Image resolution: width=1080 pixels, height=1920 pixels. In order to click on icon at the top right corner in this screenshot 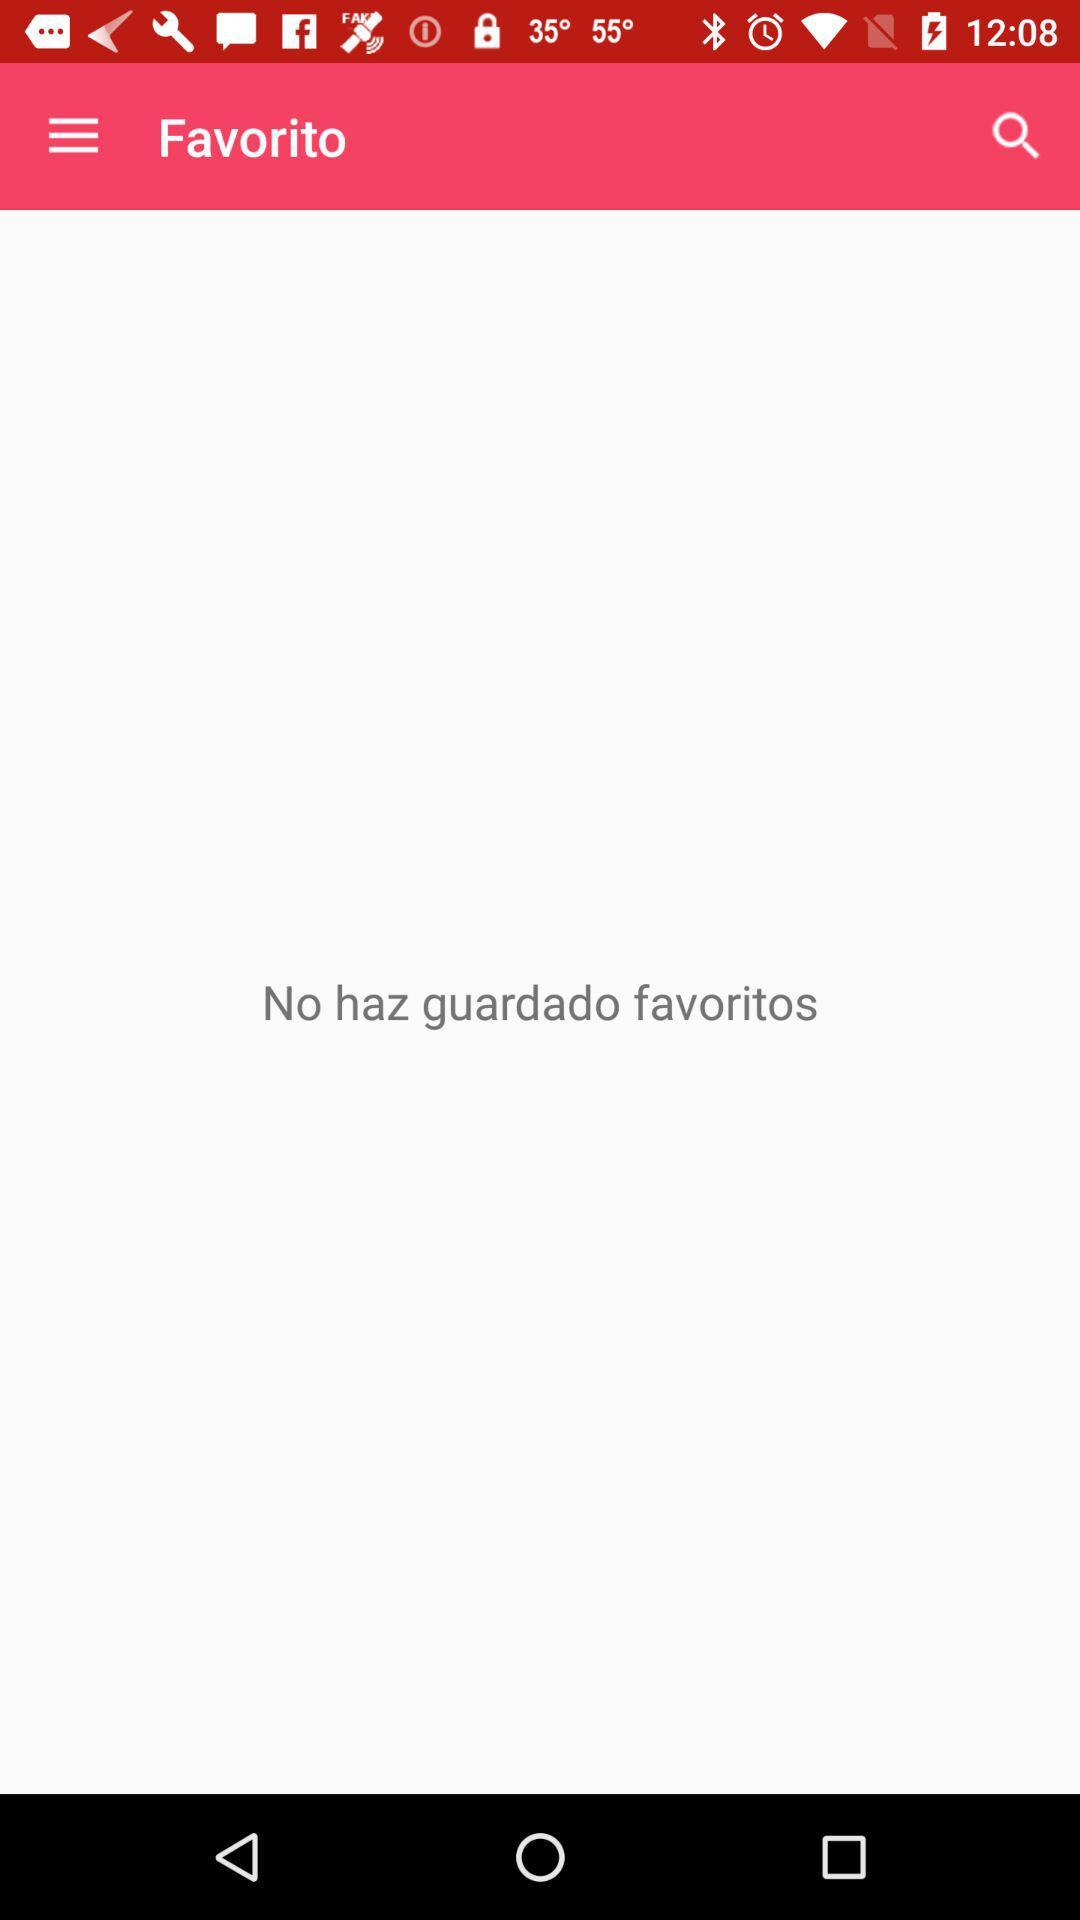, I will do `click(1017, 135)`.